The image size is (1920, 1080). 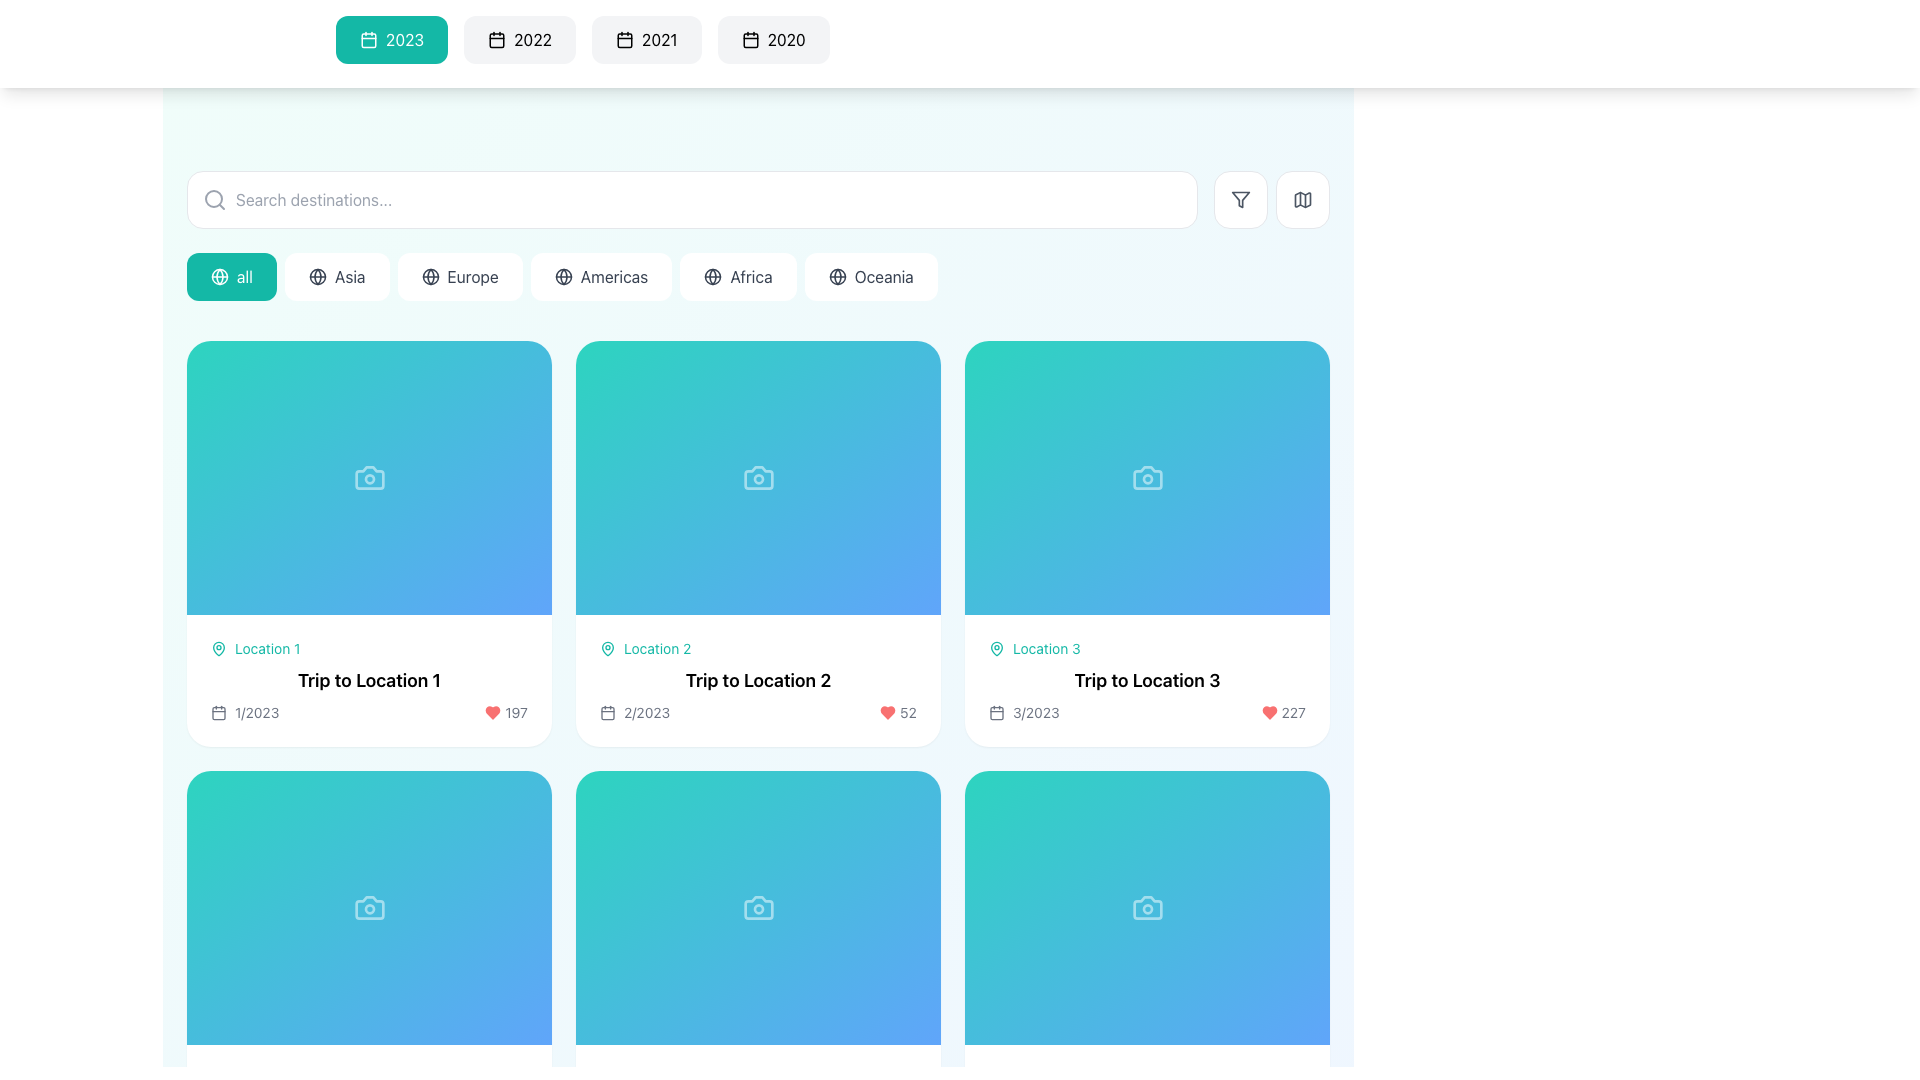 I want to click on the bold text label that reads 'Trip to Location 2' located under the 'Location 2' heading in the second card of the destination cards to signify interest or for details, so click(x=757, y=679).